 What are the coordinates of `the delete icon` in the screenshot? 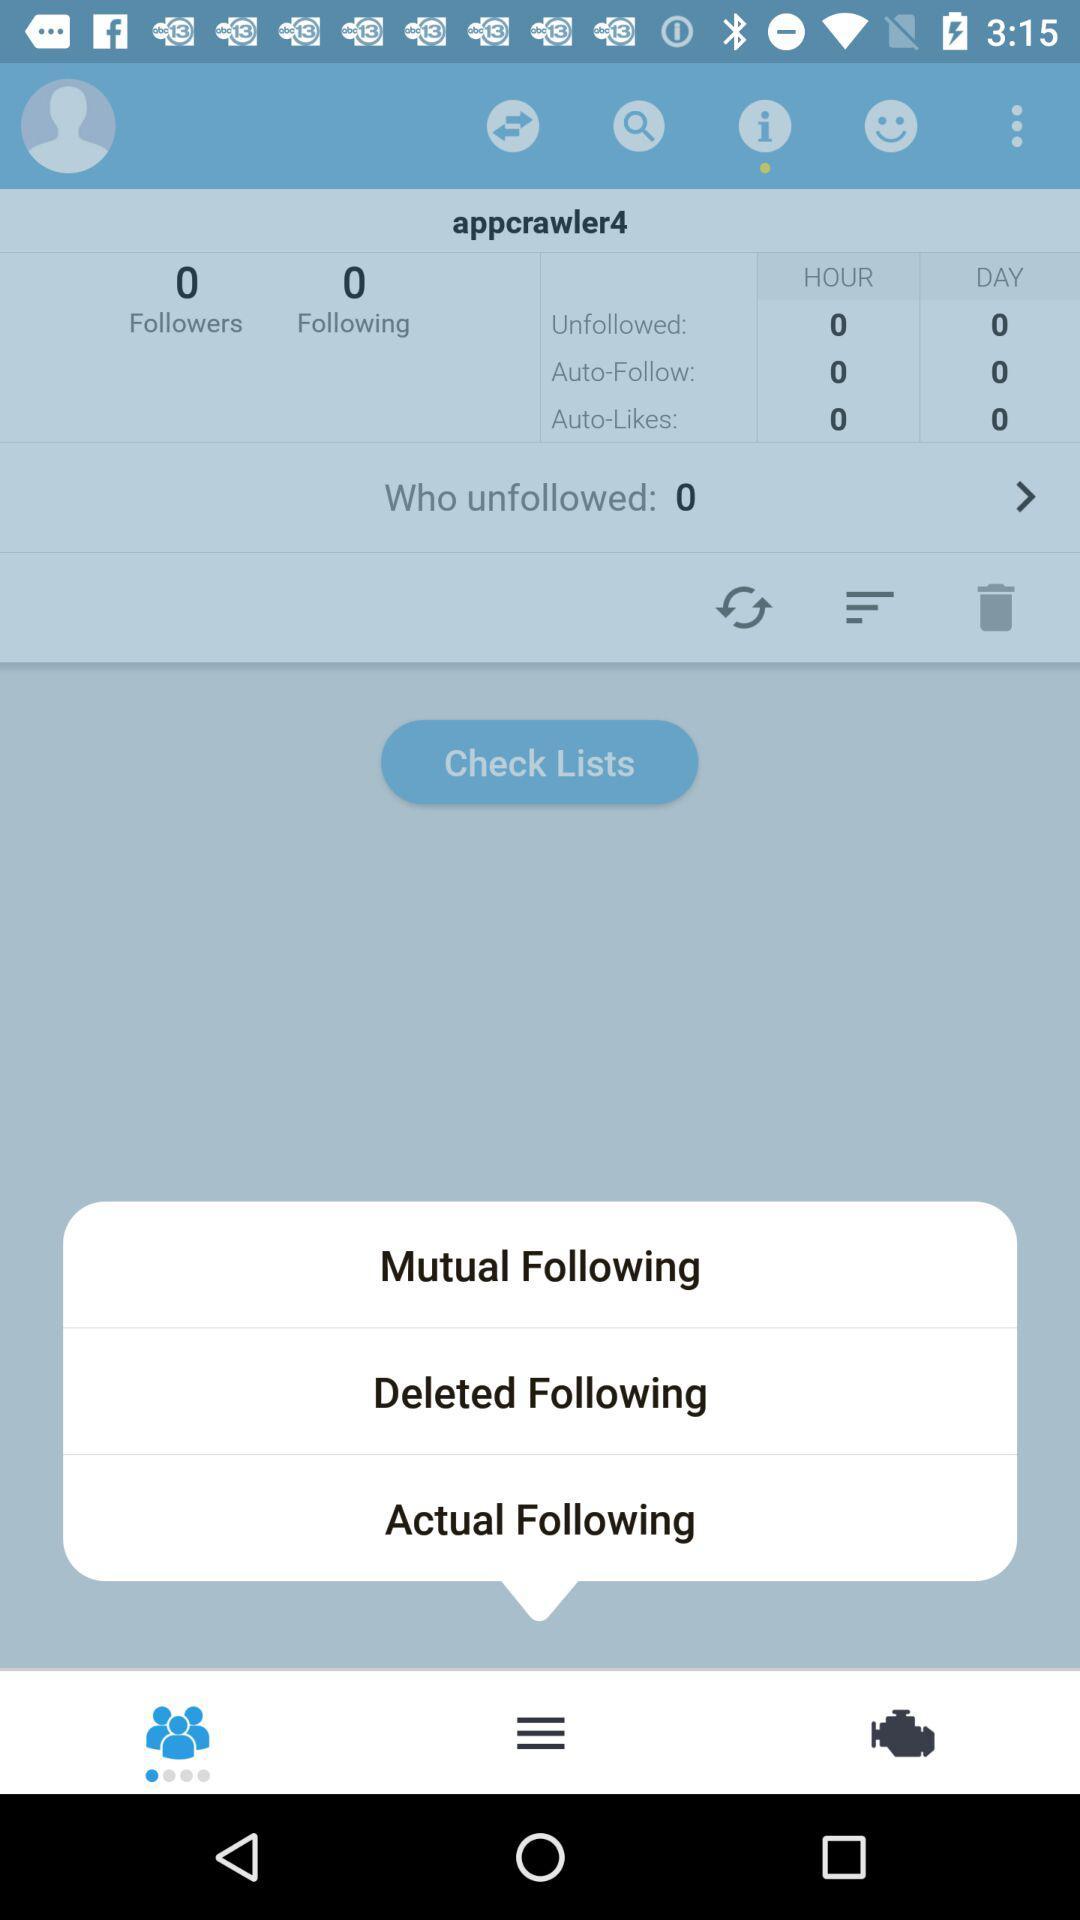 It's located at (995, 606).